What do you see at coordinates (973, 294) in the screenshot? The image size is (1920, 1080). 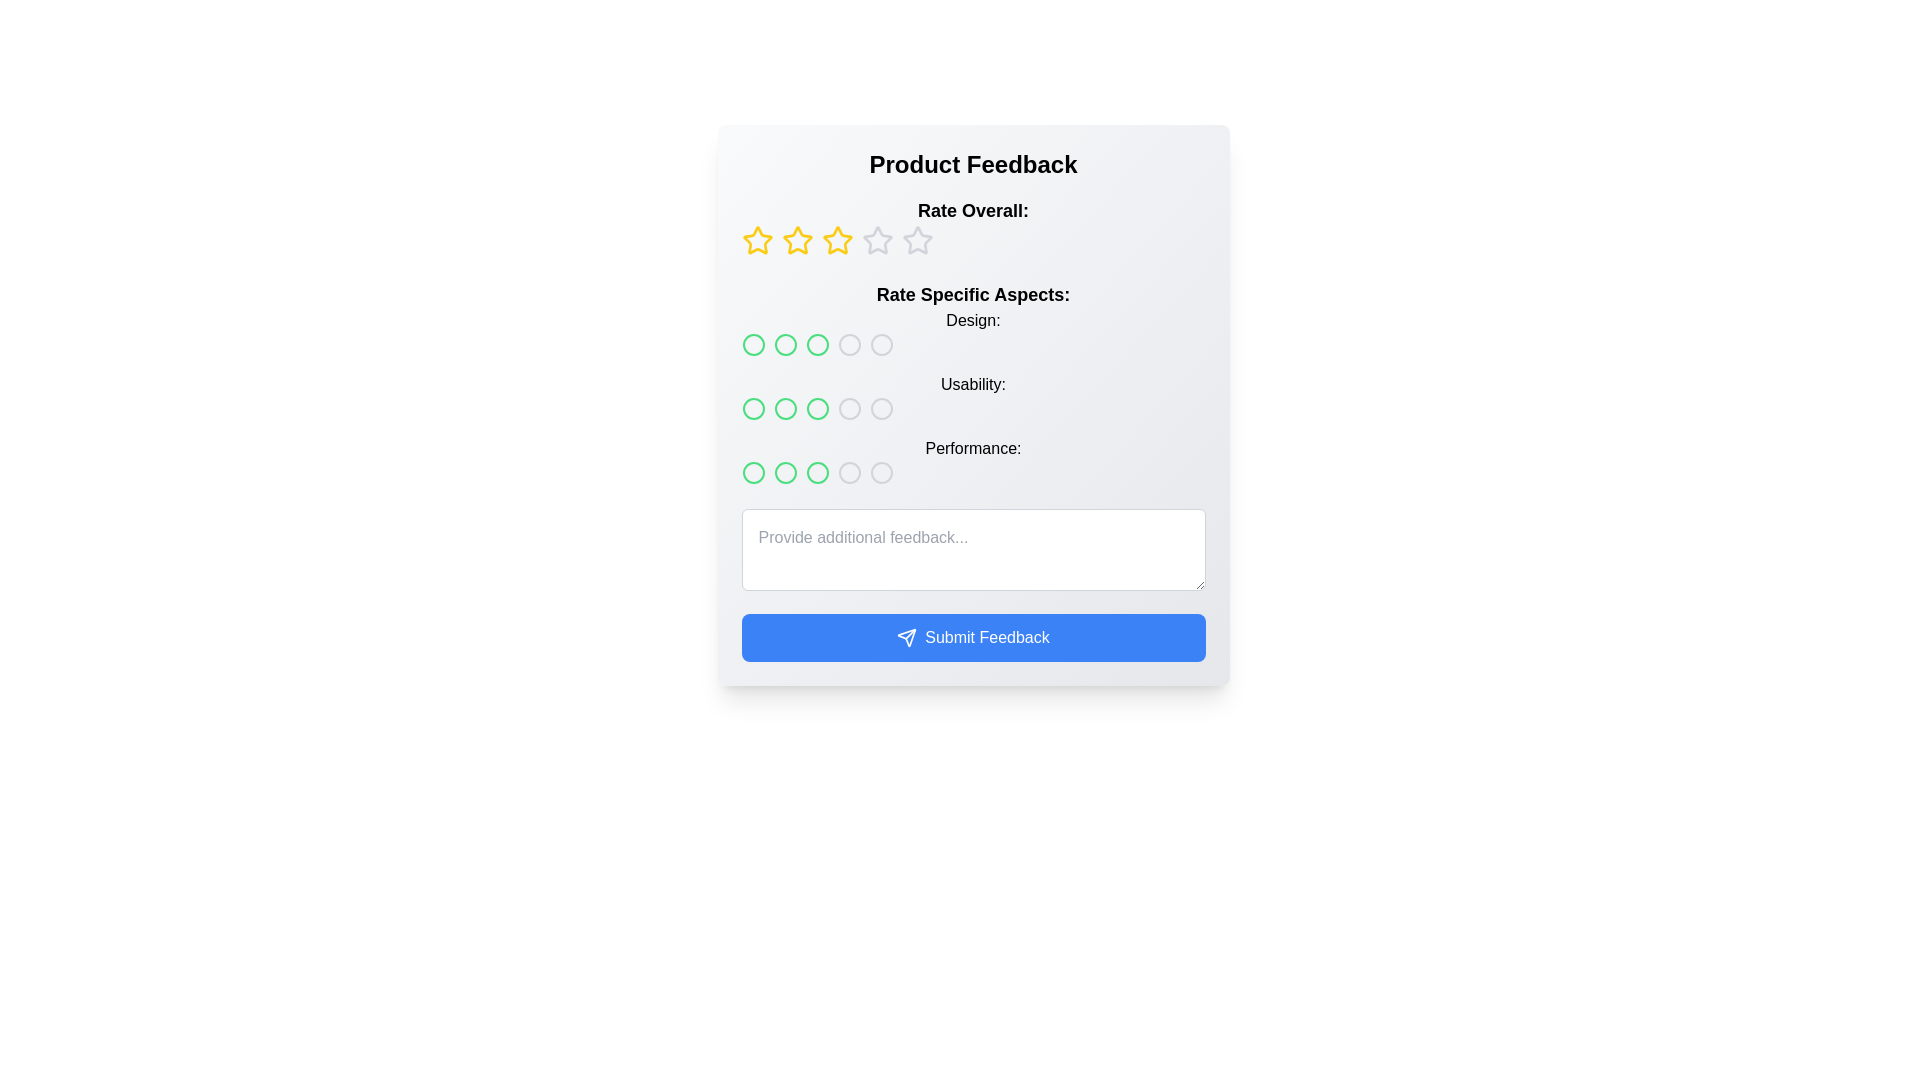 I see `the bold text label that says 'Rate Specific Aspects:', which is prominently displayed at the top of the section above the specific aspect rating categories` at bounding box center [973, 294].